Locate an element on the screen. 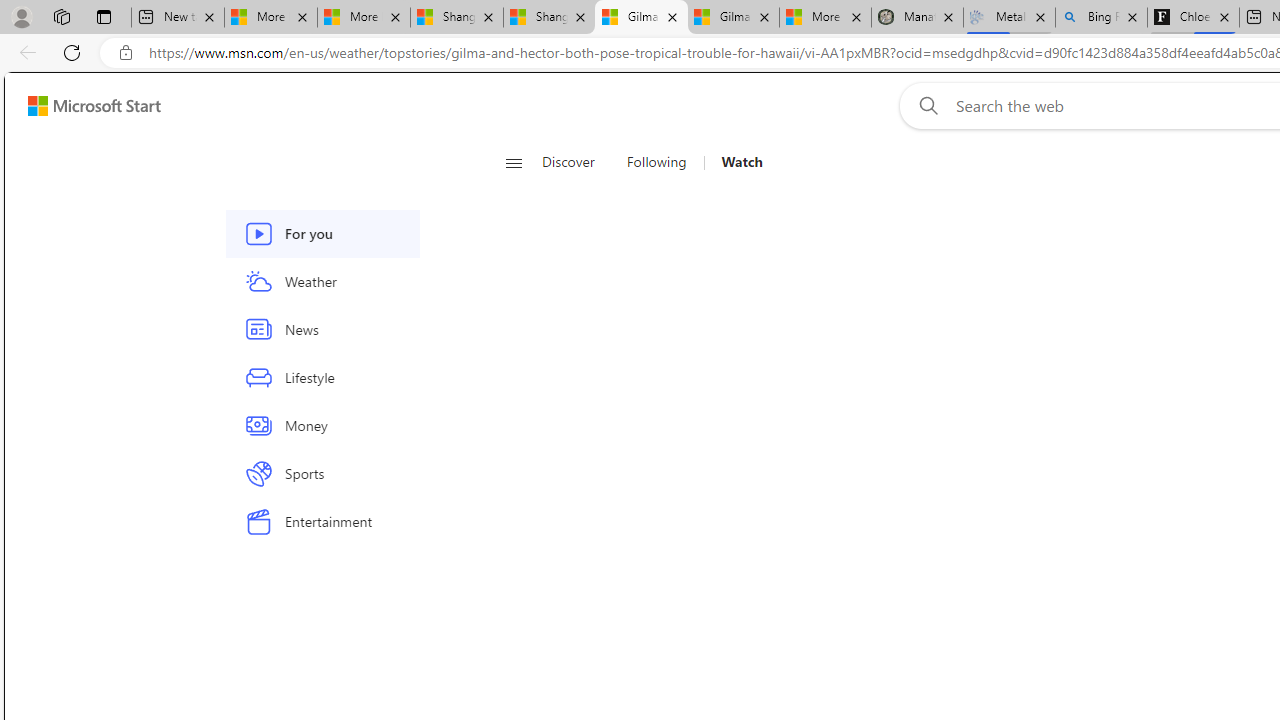  'Shanghai, China weather forecast | Microsoft Weather' is located at coordinates (549, 17).